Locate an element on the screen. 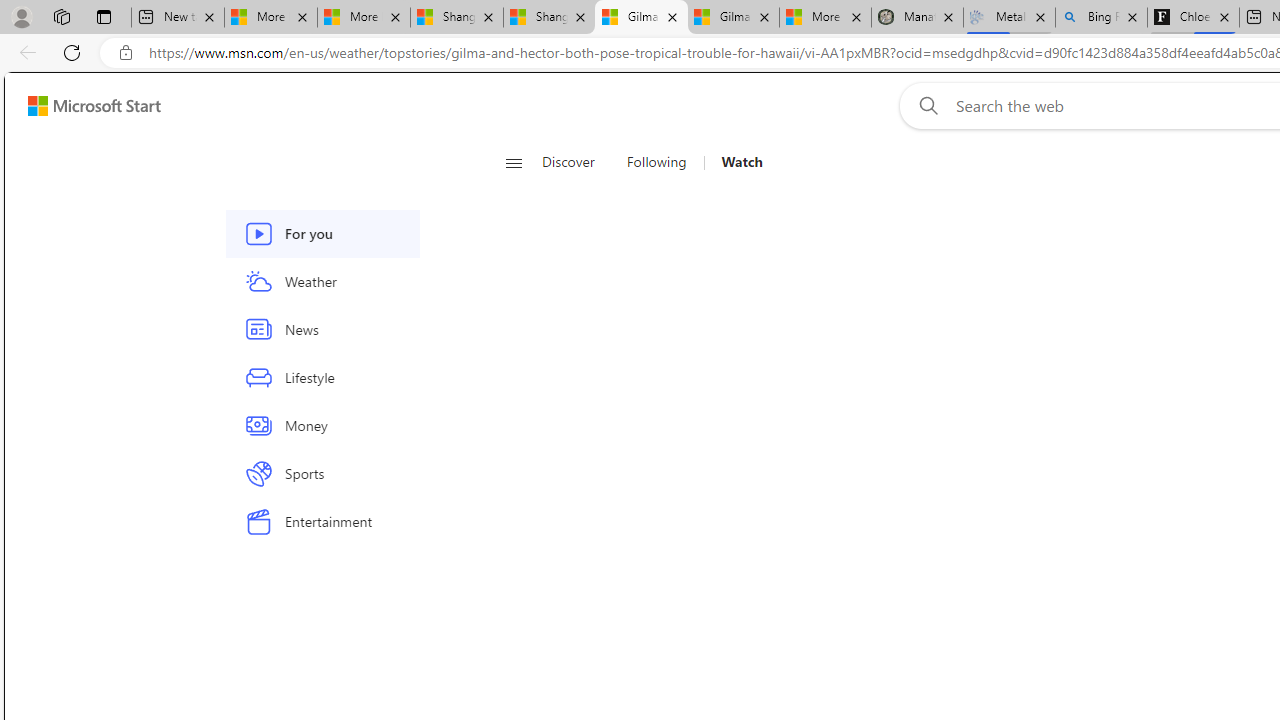  'Shanghai, China weather forecast | Microsoft Weather' is located at coordinates (549, 17).